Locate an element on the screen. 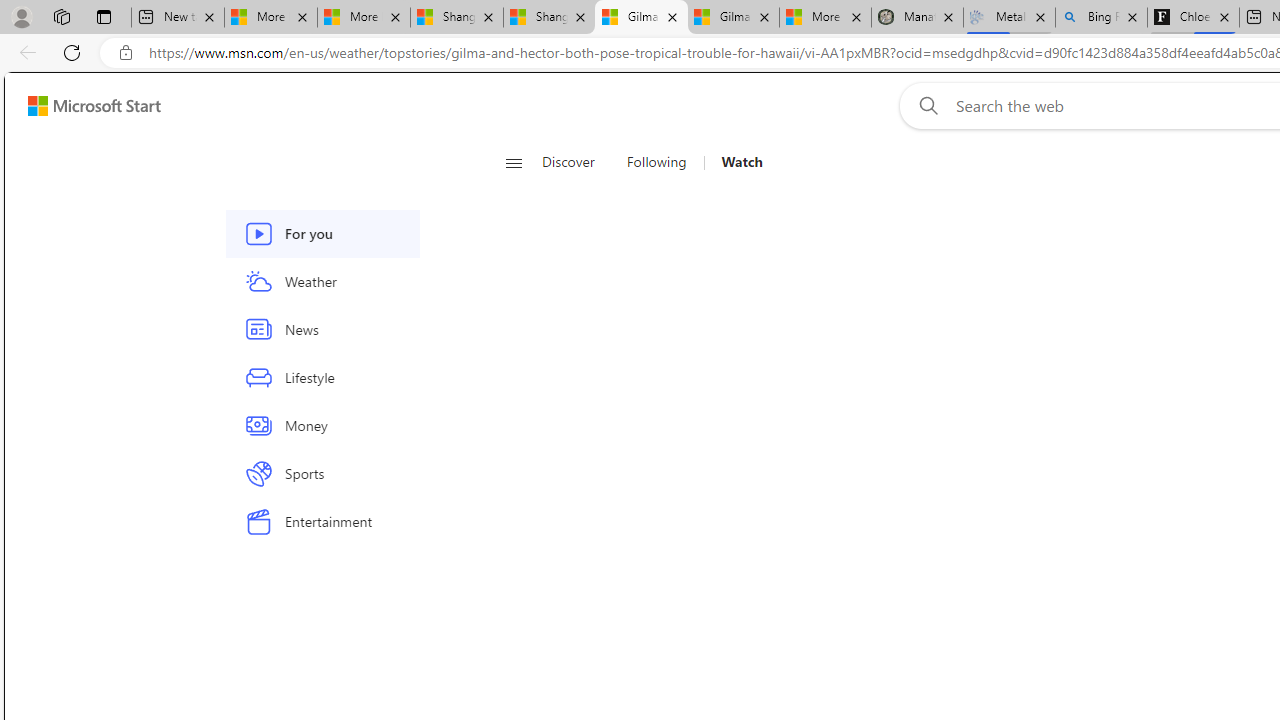  'Shanghai, China weather forecast | Microsoft Weather' is located at coordinates (549, 17).